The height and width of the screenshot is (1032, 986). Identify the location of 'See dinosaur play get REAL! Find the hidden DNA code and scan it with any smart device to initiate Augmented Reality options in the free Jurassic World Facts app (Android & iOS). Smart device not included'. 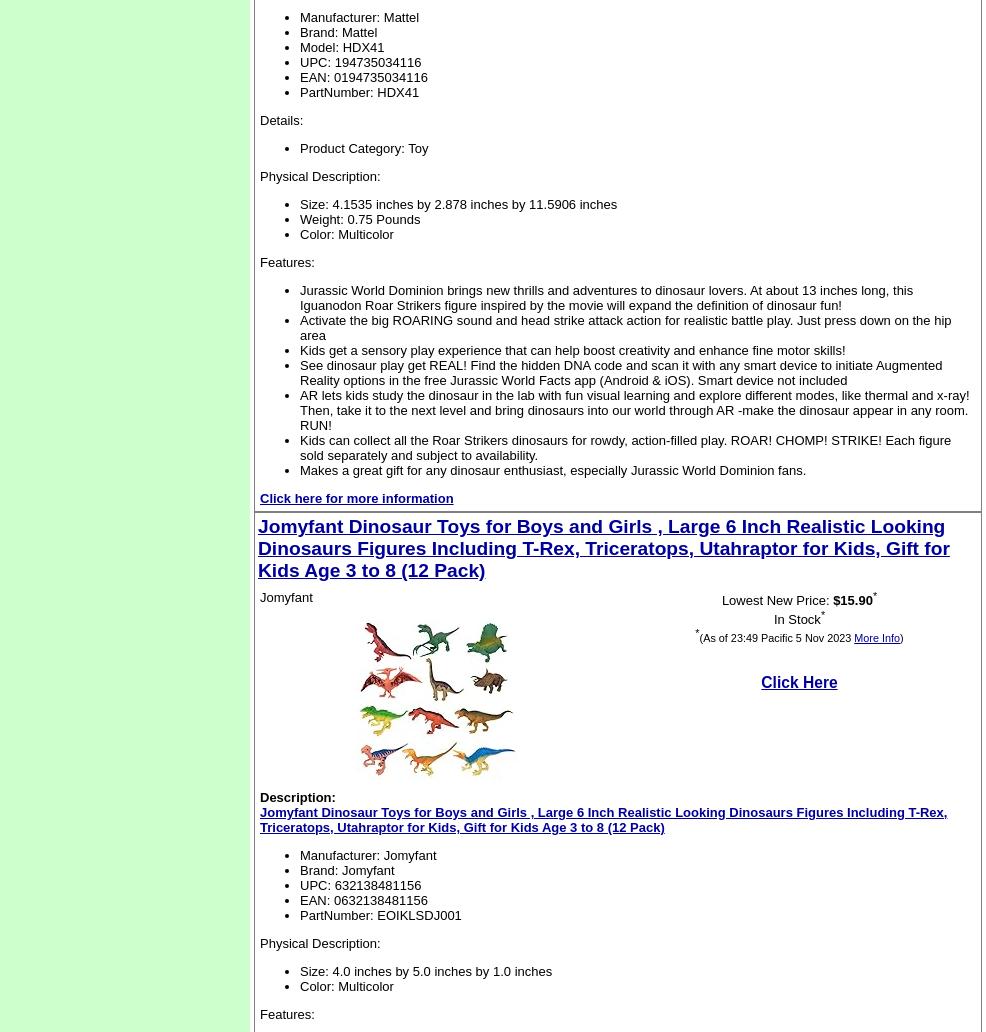
(300, 372).